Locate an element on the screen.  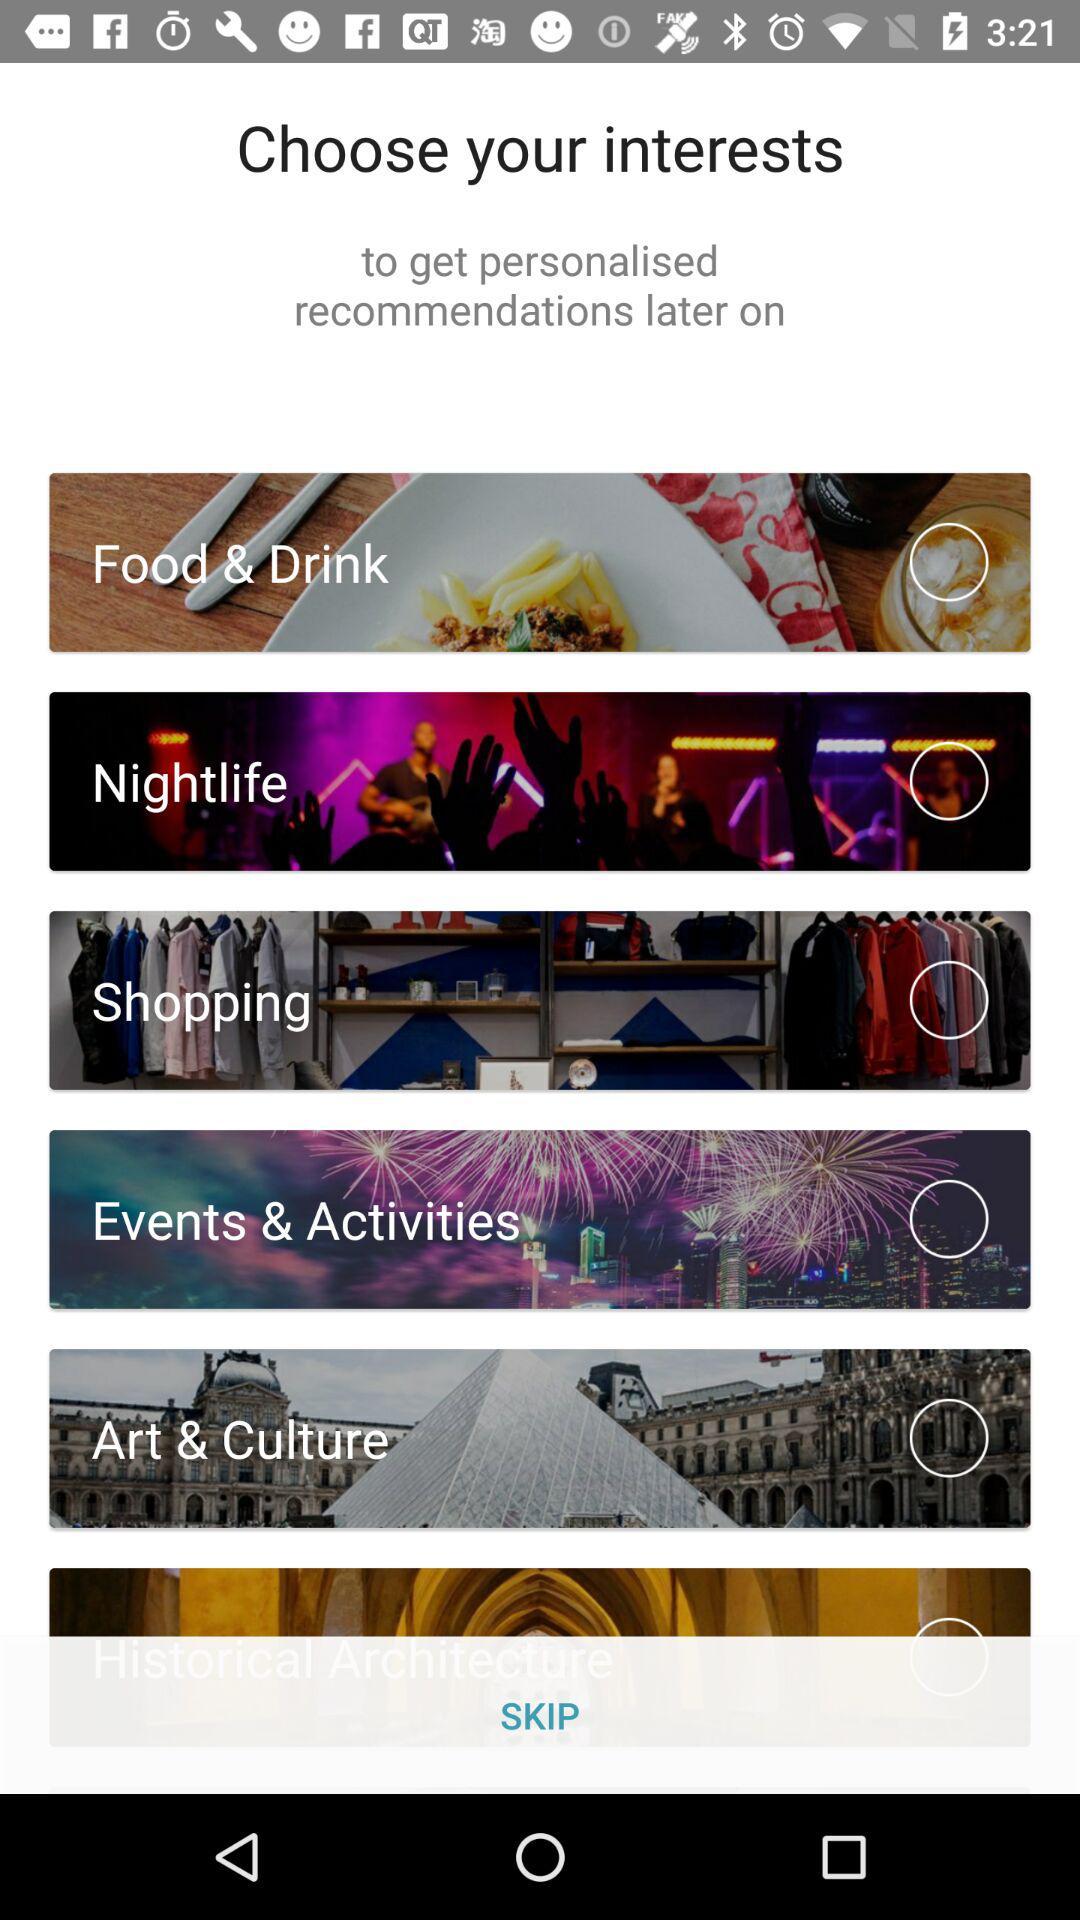
the button below nightlife is located at coordinates (540, 1001).